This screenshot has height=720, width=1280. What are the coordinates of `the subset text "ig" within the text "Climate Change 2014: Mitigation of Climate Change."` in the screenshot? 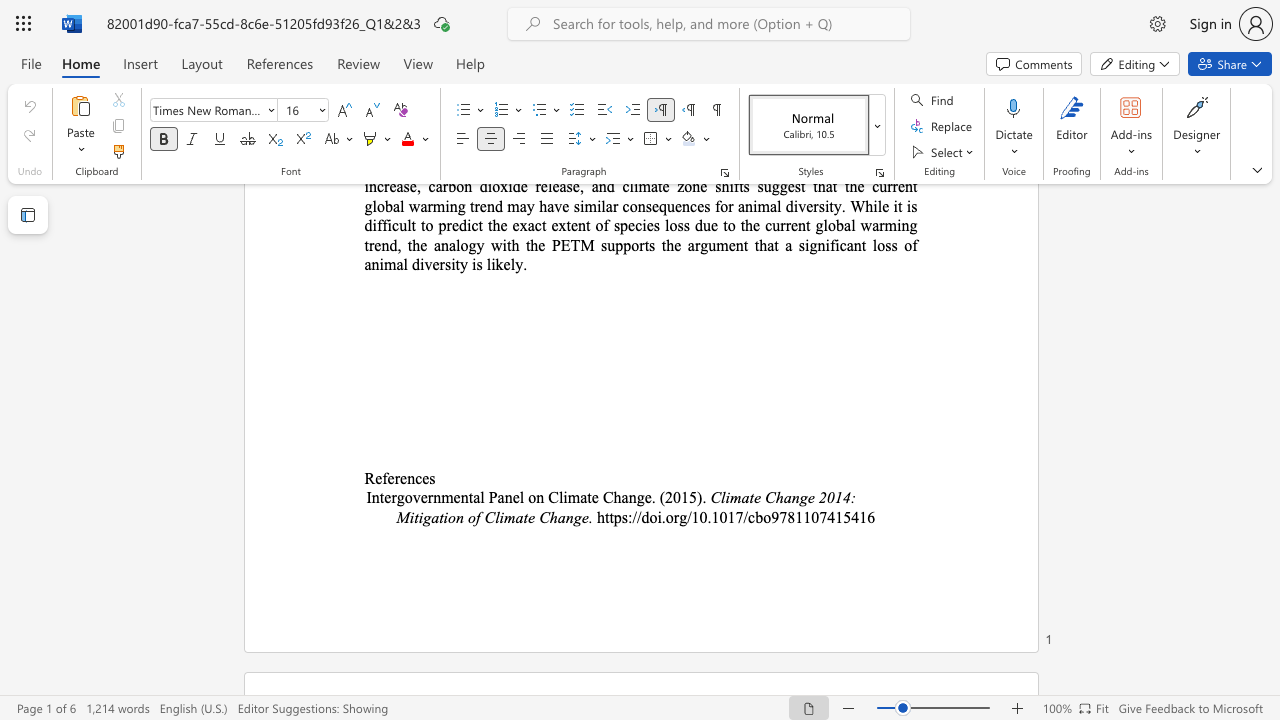 It's located at (417, 516).